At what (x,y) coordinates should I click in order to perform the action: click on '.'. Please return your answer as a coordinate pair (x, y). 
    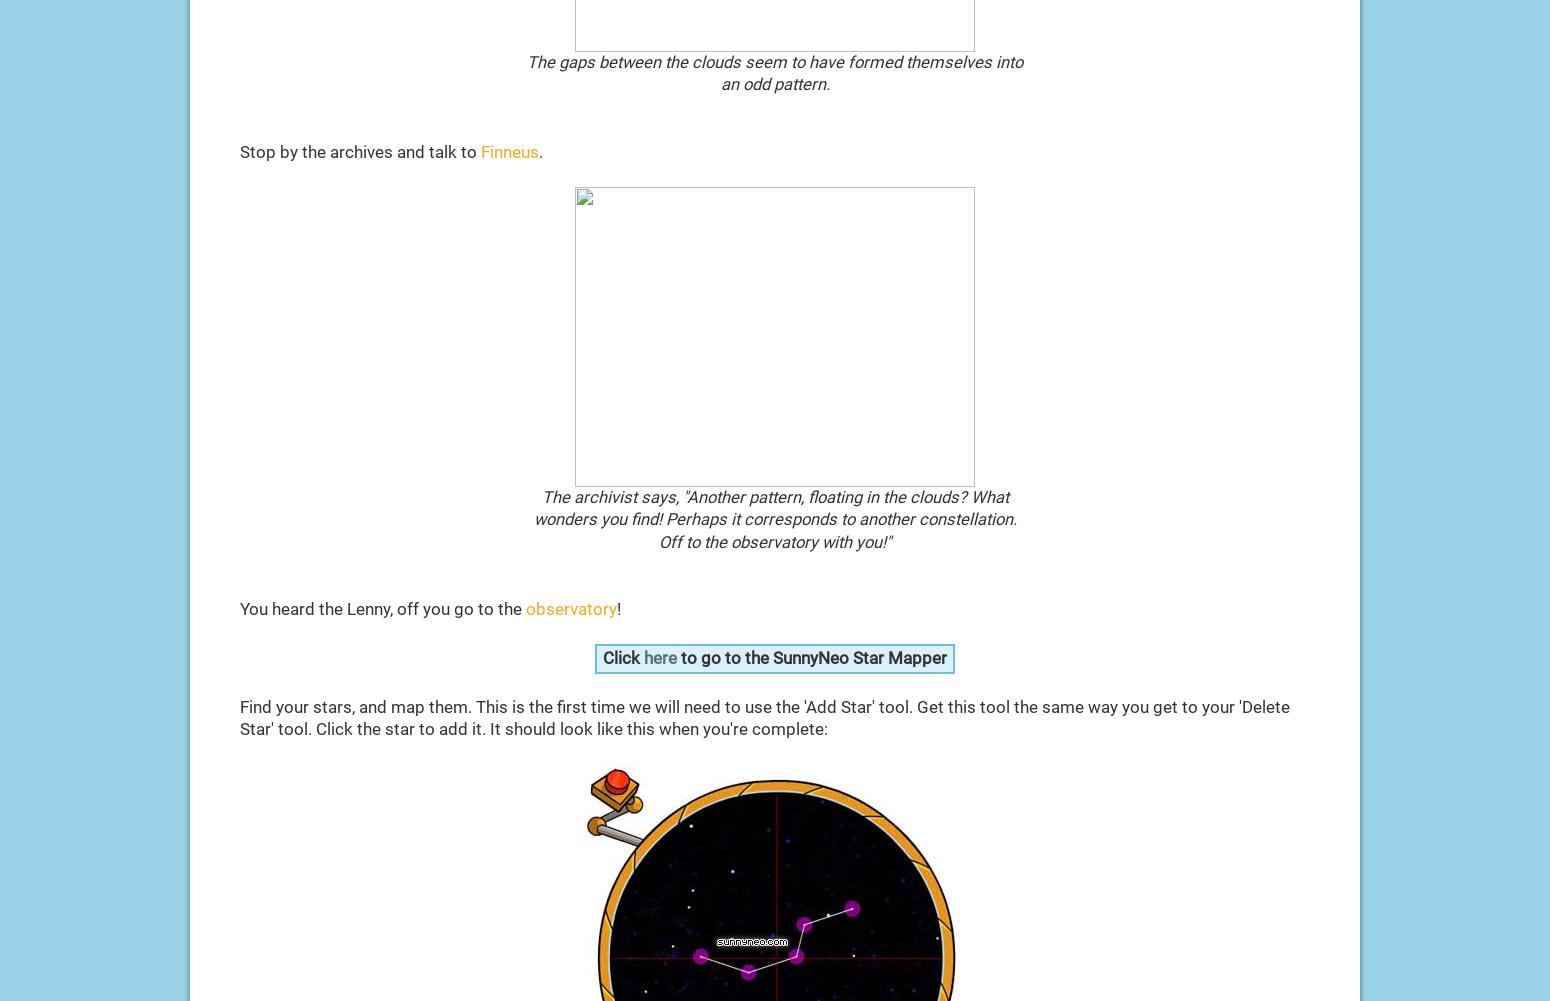
    Looking at the image, I should click on (539, 151).